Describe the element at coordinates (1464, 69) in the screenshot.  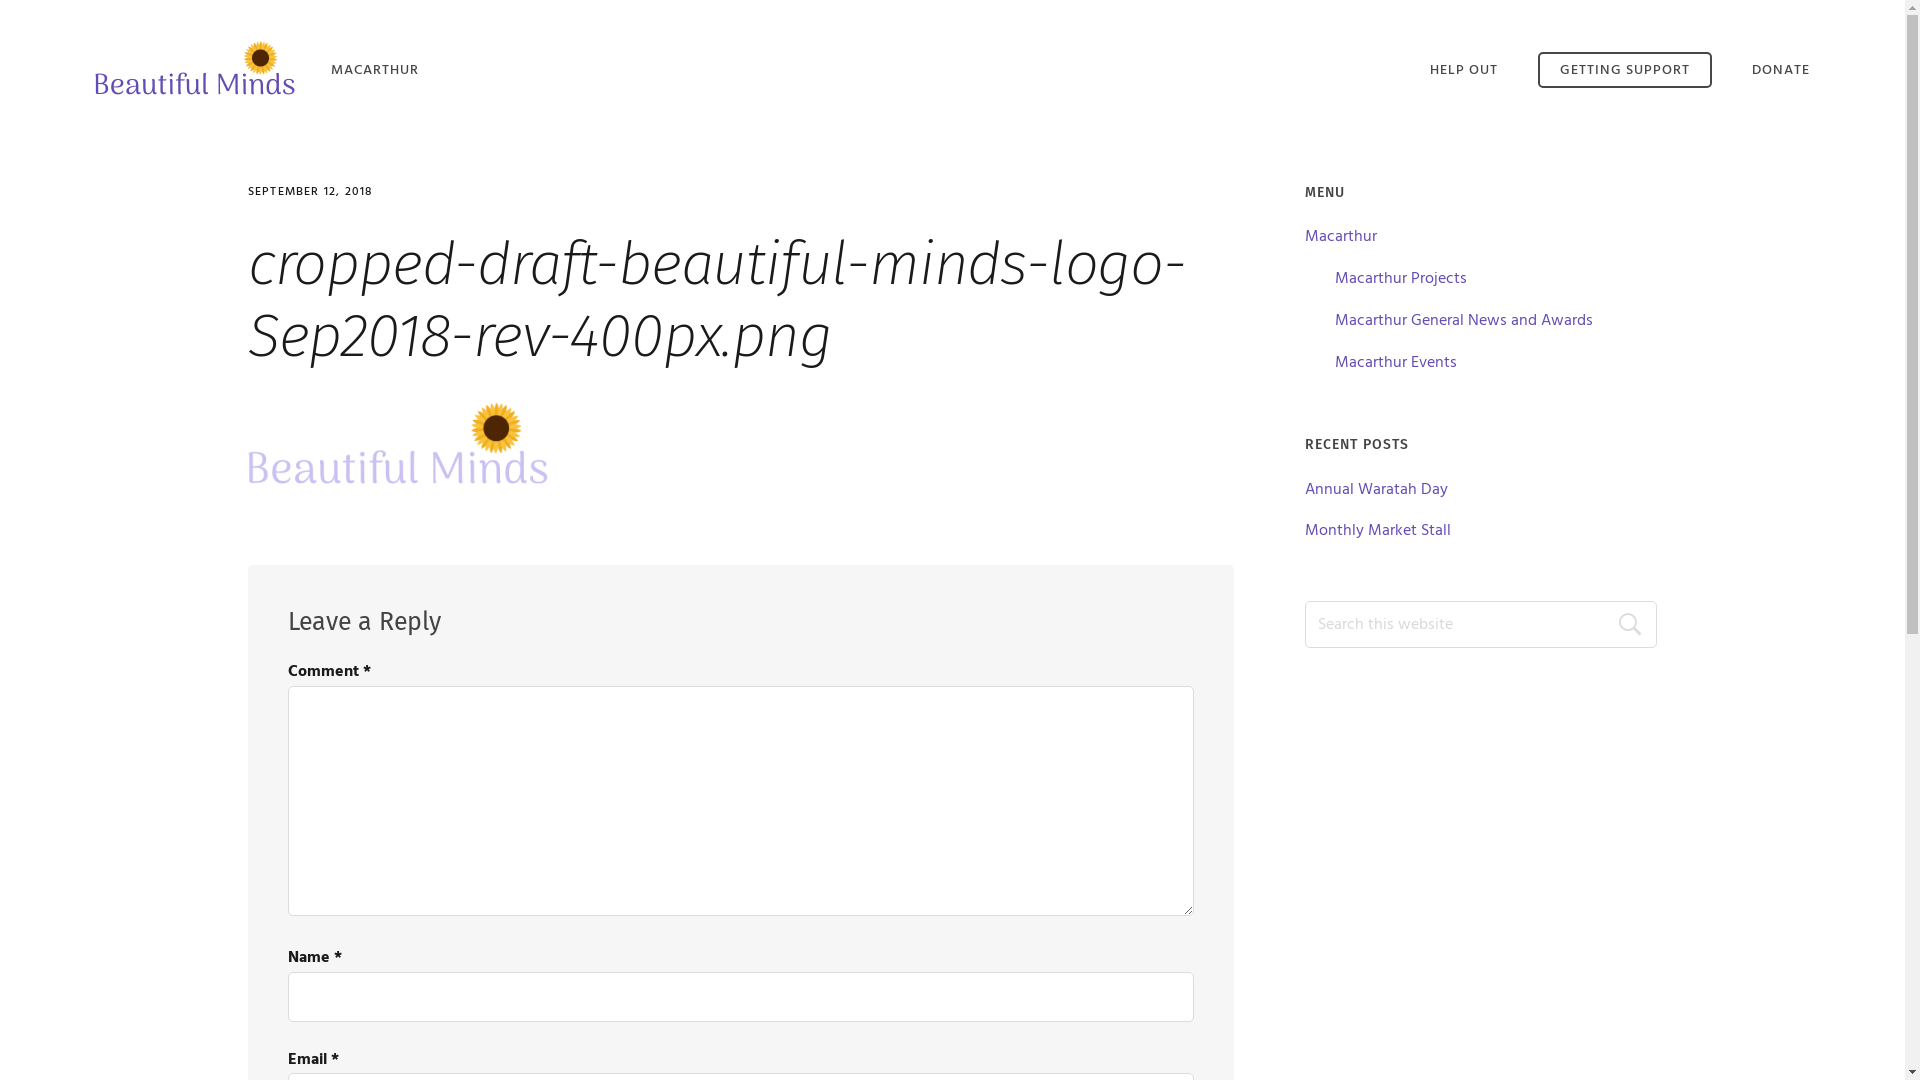
I see `'HELP OUT'` at that location.